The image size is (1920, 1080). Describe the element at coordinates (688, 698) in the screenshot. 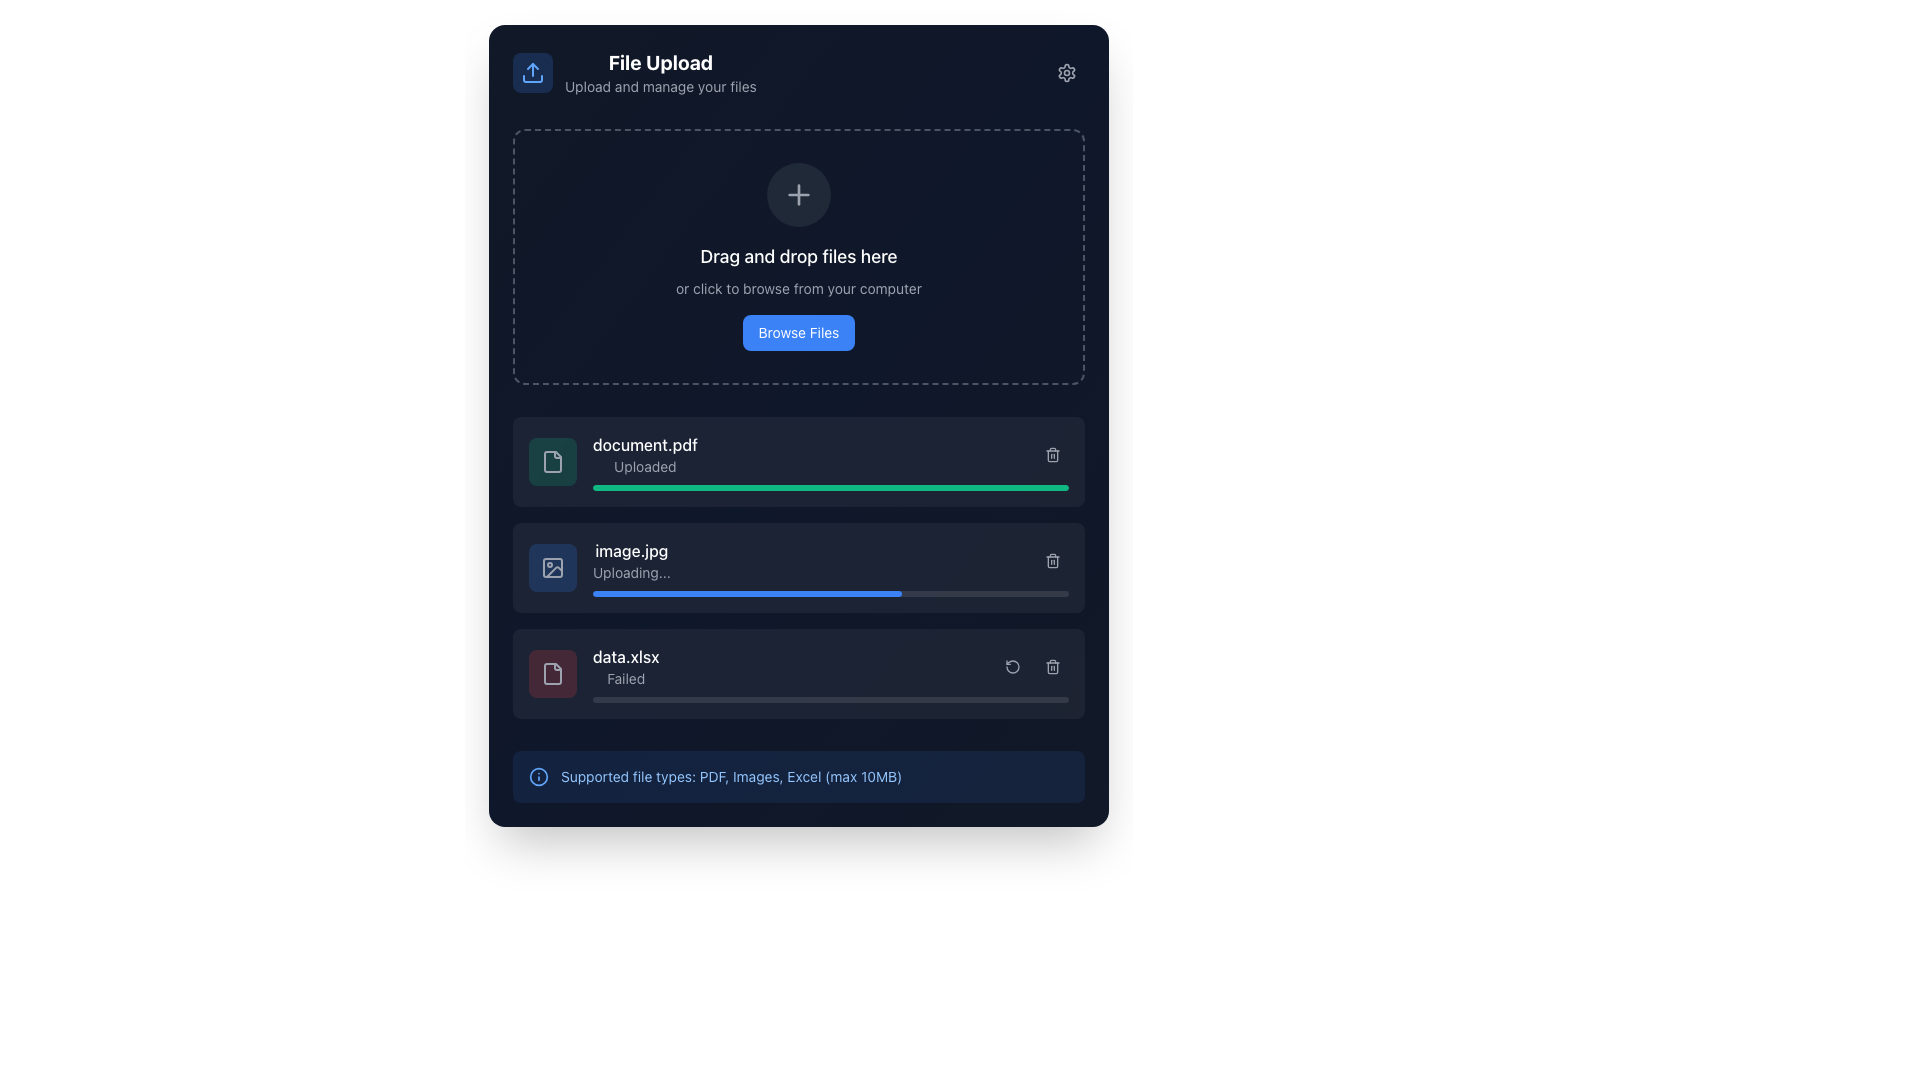

I see `the progress` at that location.